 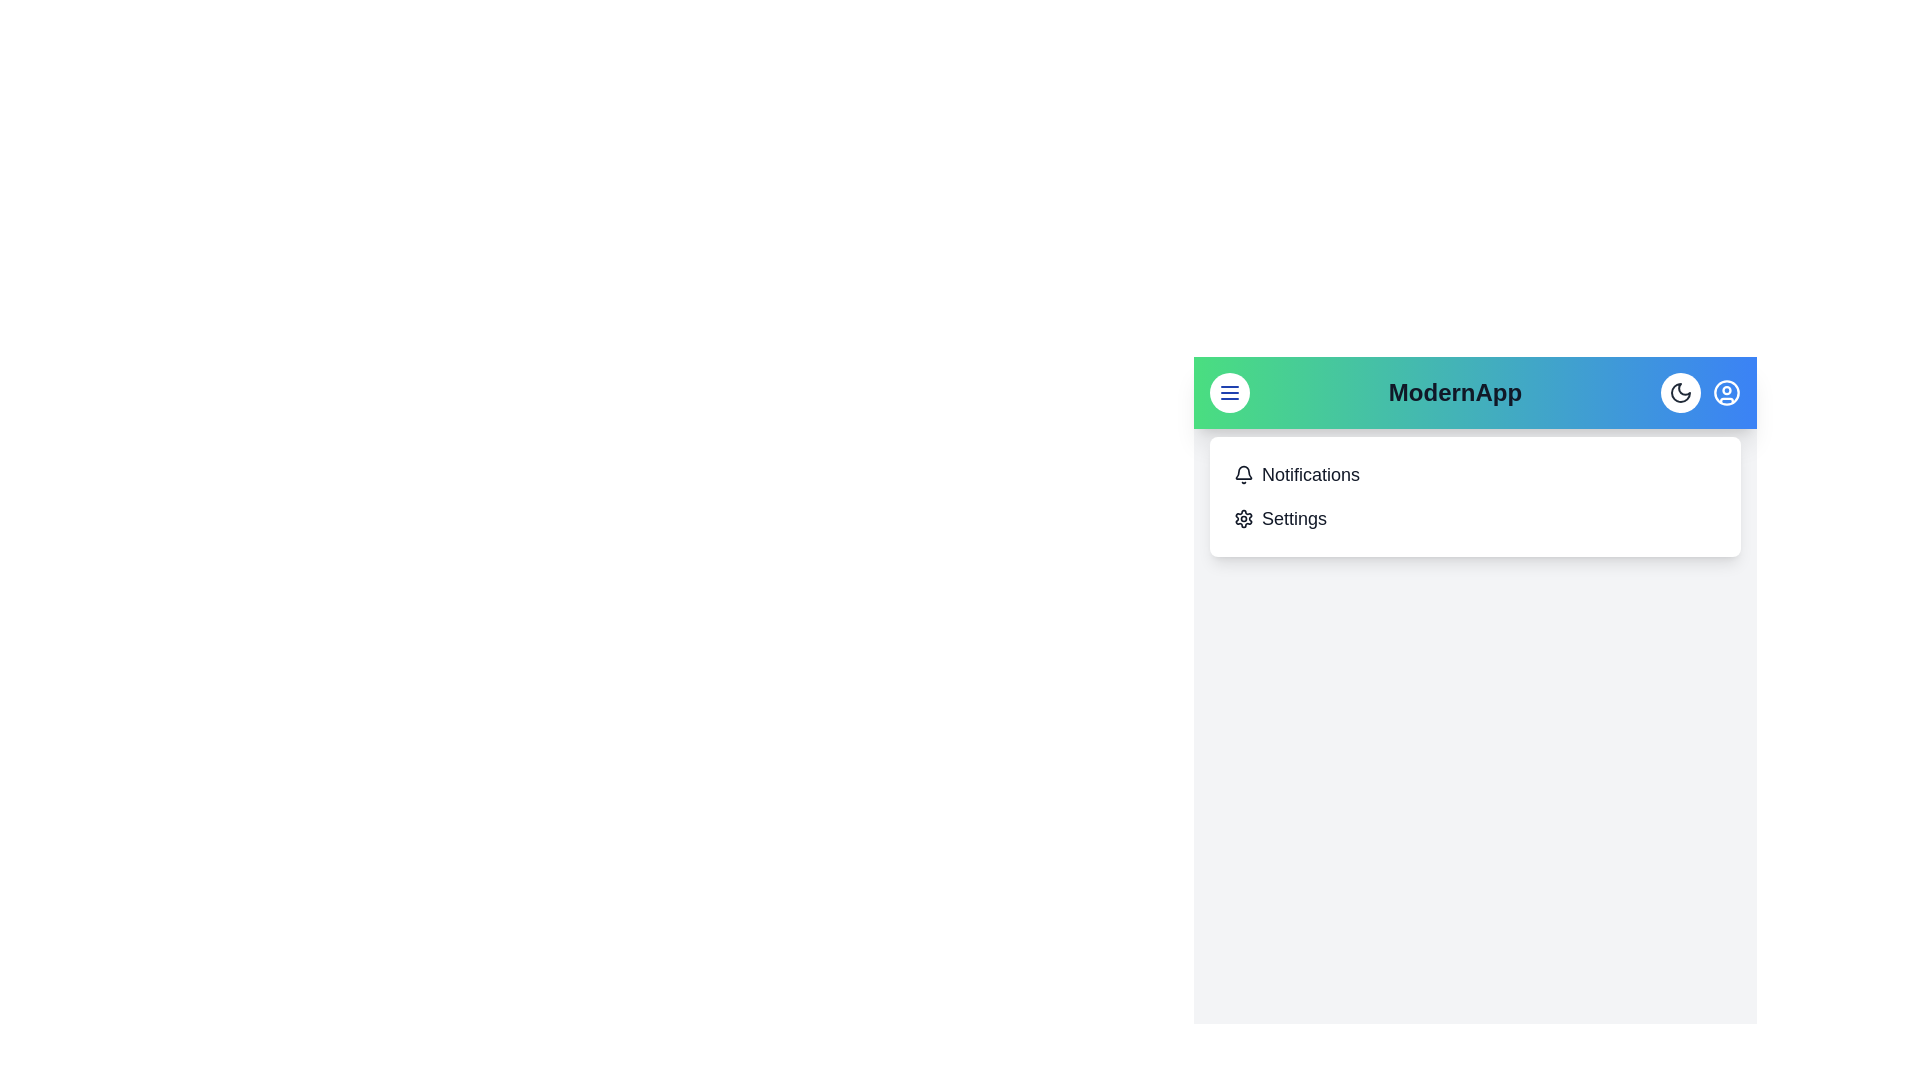 I want to click on the menu button to toggle the menu visibility, so click(x=1228, y=393).